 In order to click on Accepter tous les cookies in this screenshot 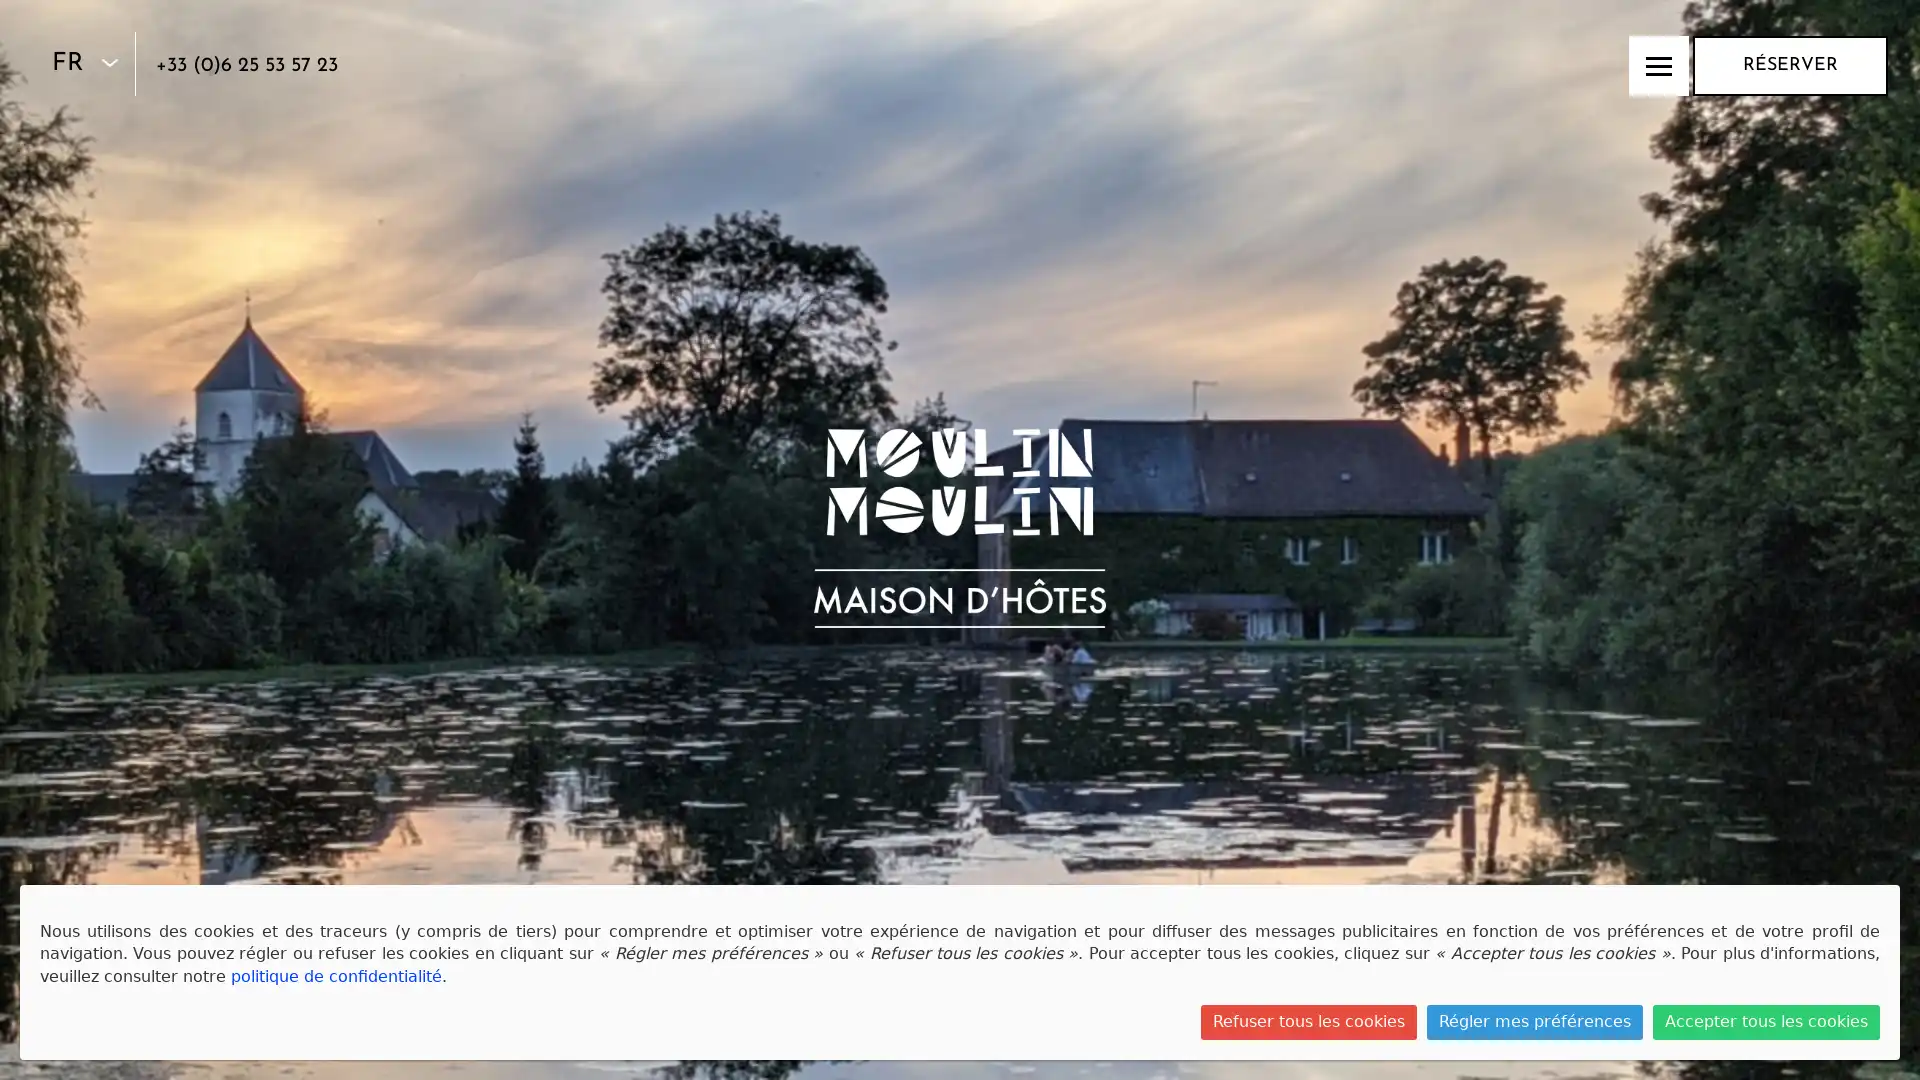, I will do `click(1766, 1022)`.